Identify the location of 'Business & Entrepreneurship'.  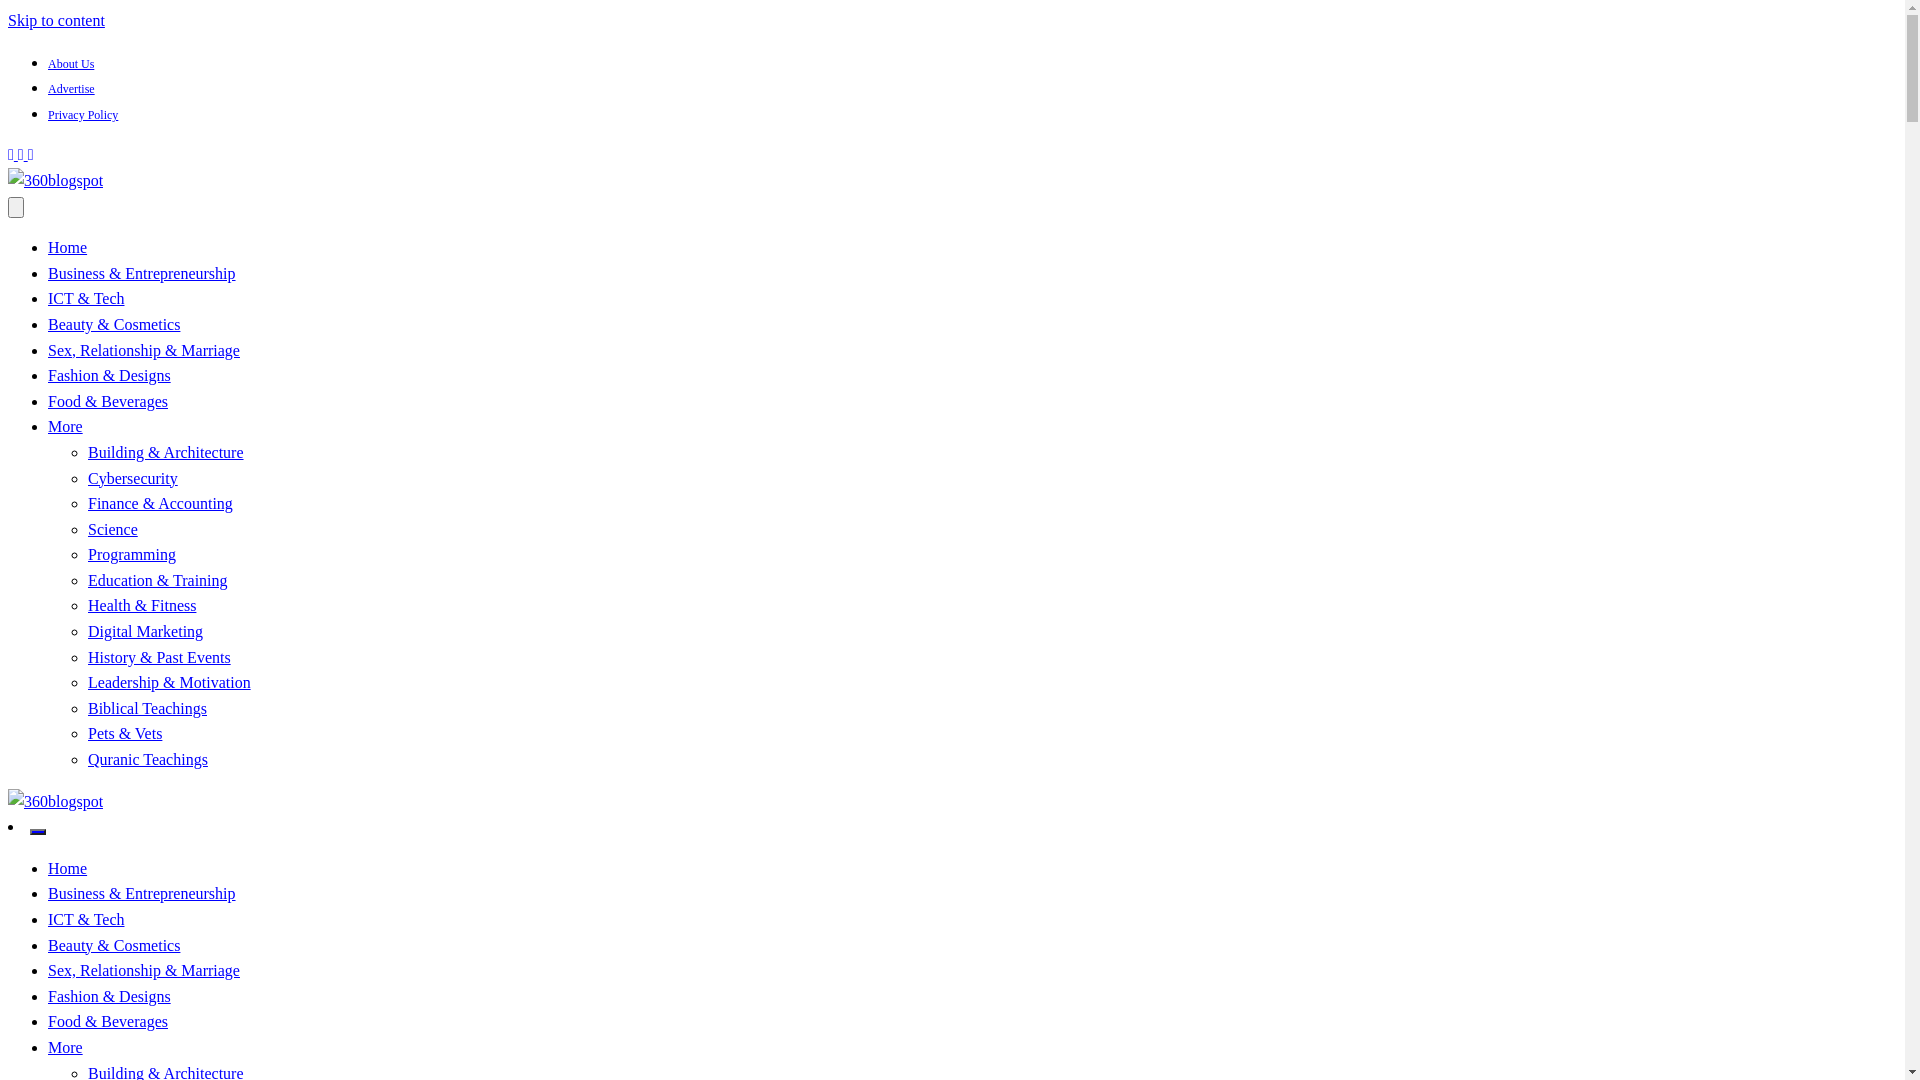
(48, 273).